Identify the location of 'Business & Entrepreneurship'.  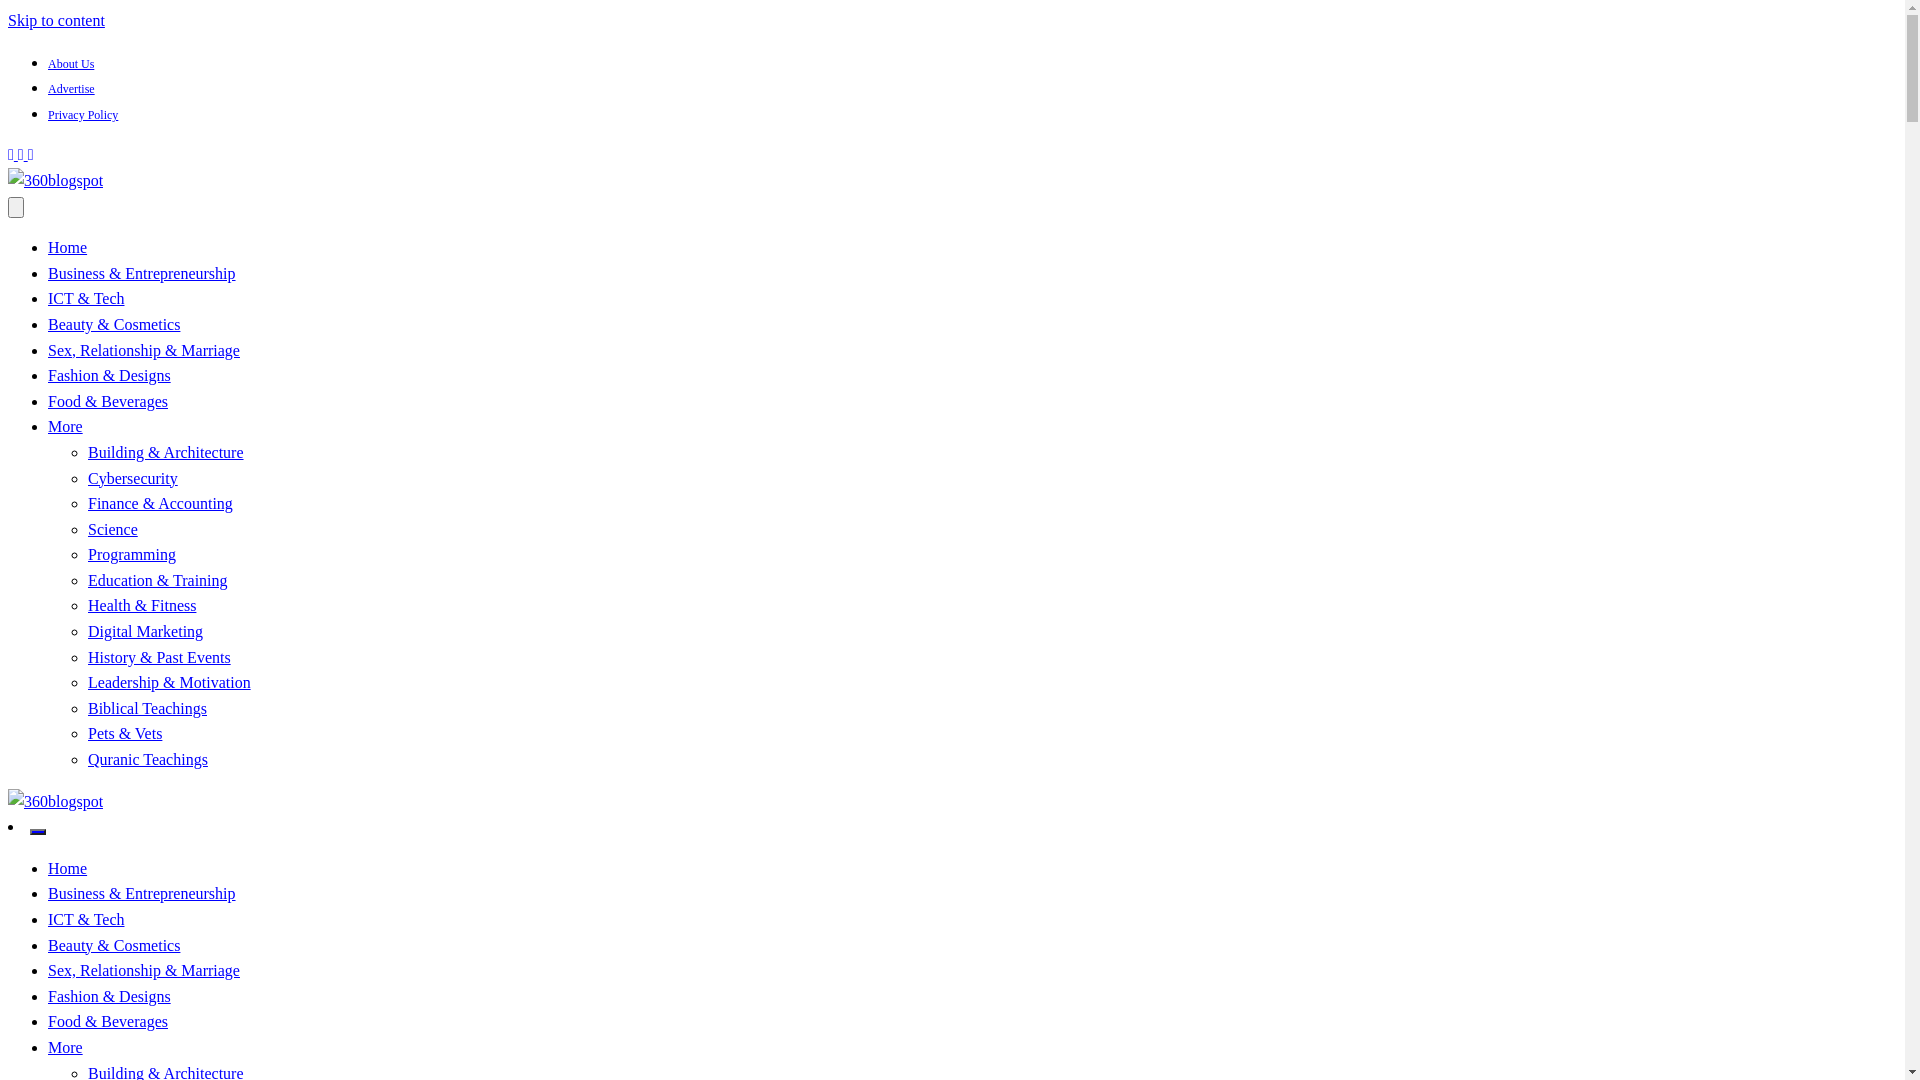
(48, 273).